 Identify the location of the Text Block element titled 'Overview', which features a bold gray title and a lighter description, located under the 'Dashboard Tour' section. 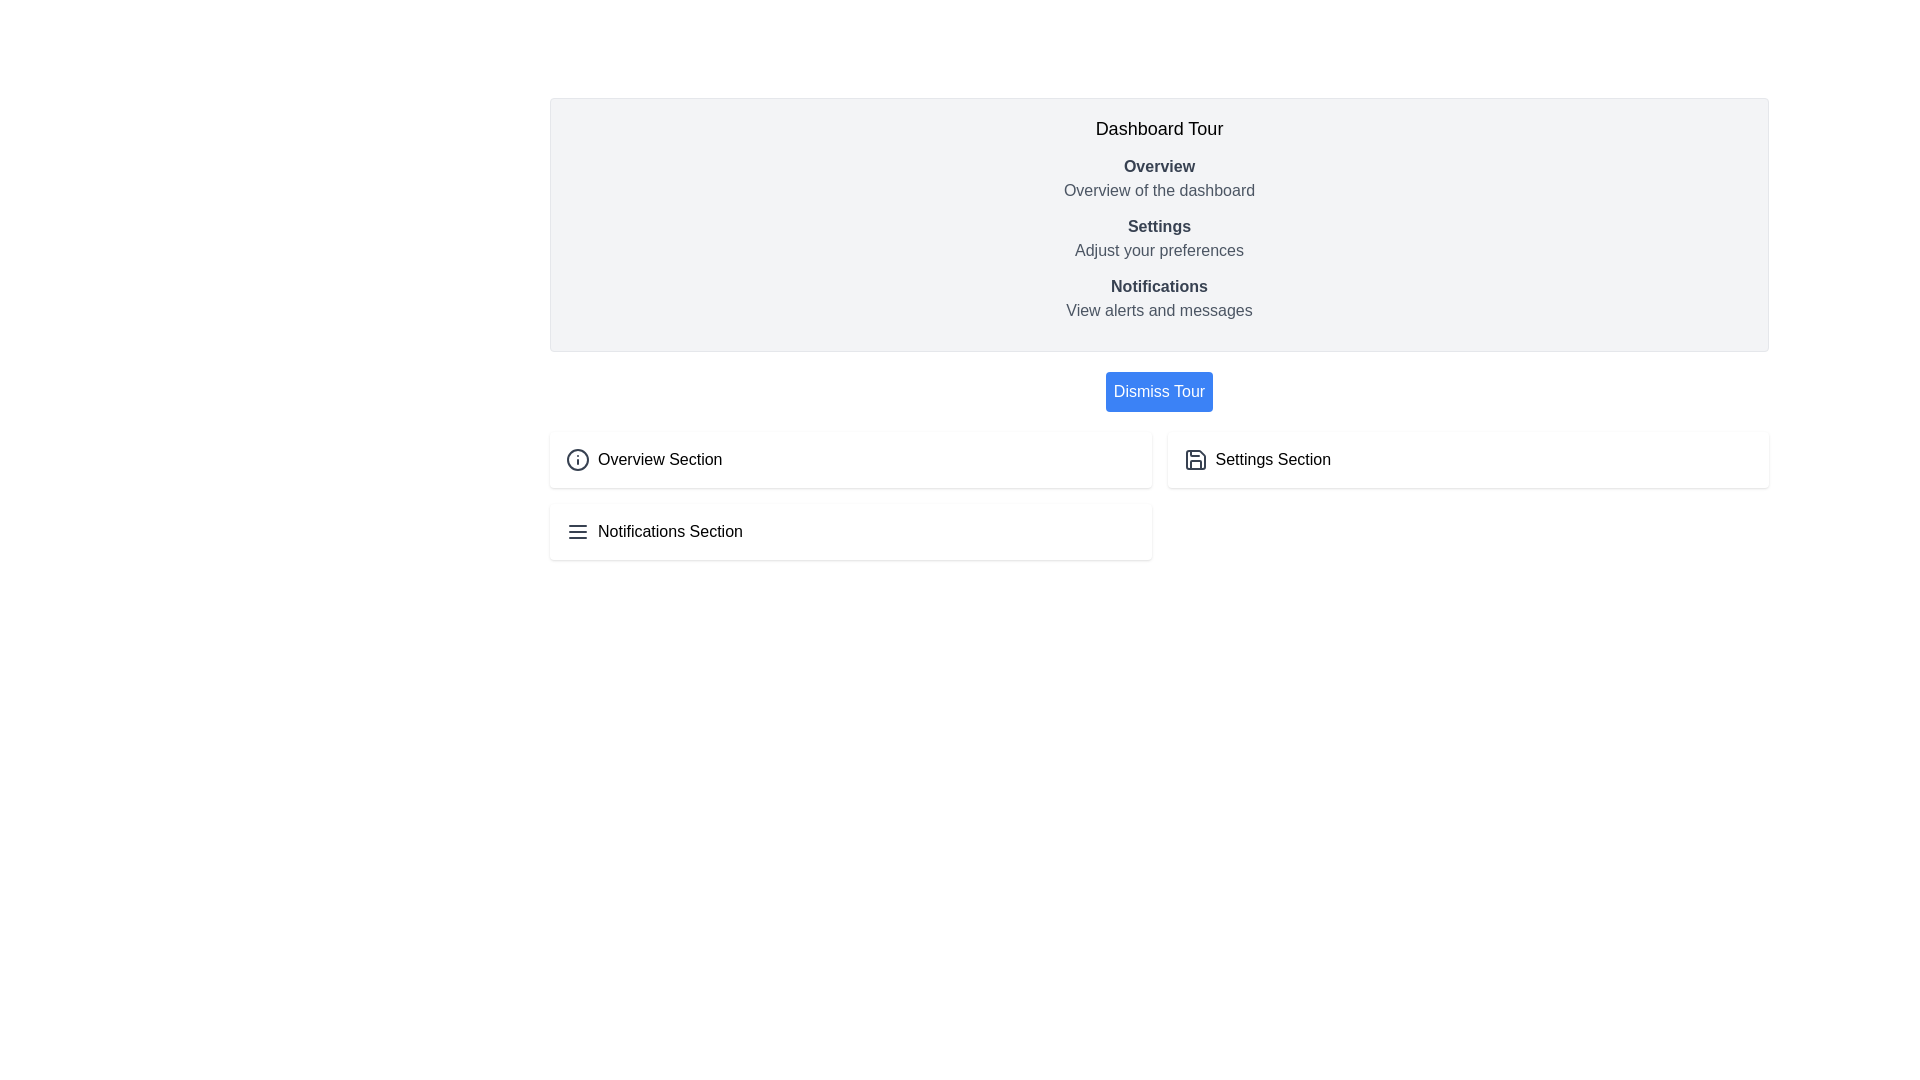
(1159, 177).